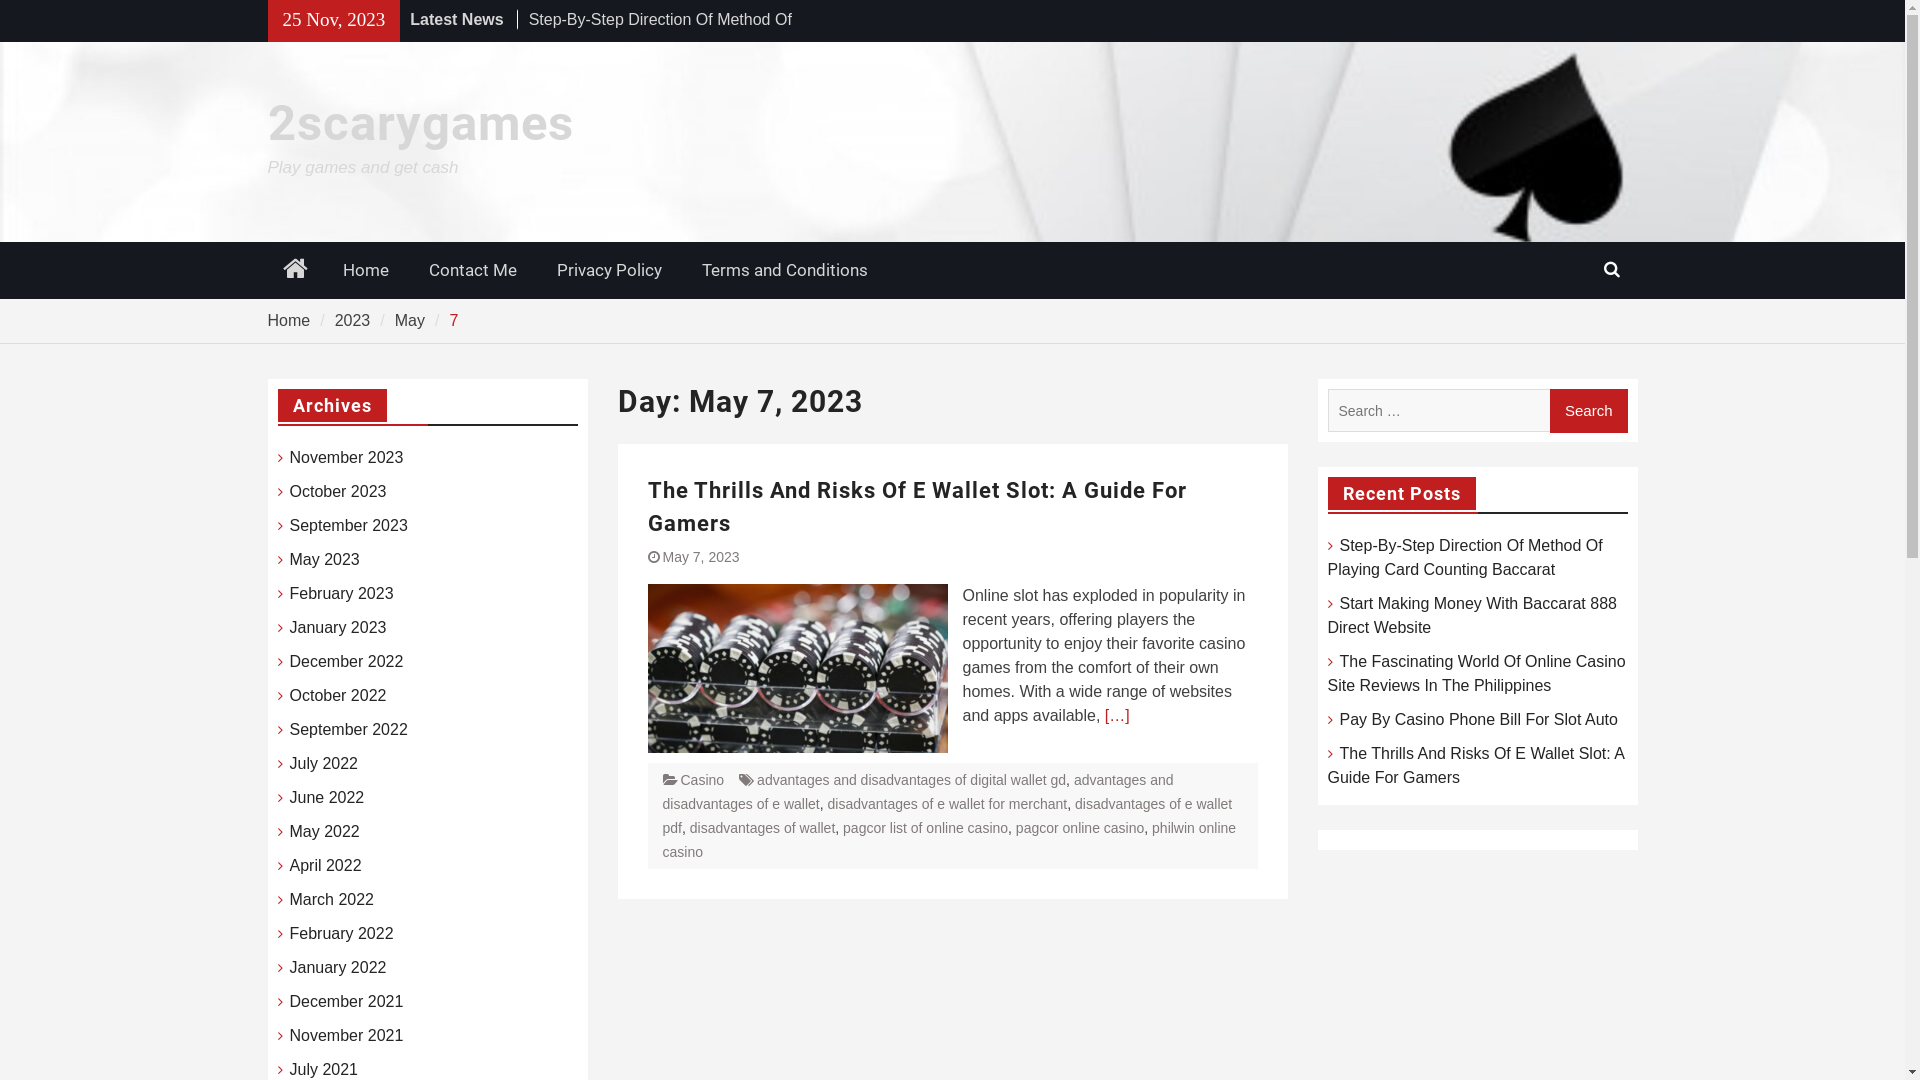  I want to click on 'October 2023', so click(288, 492).